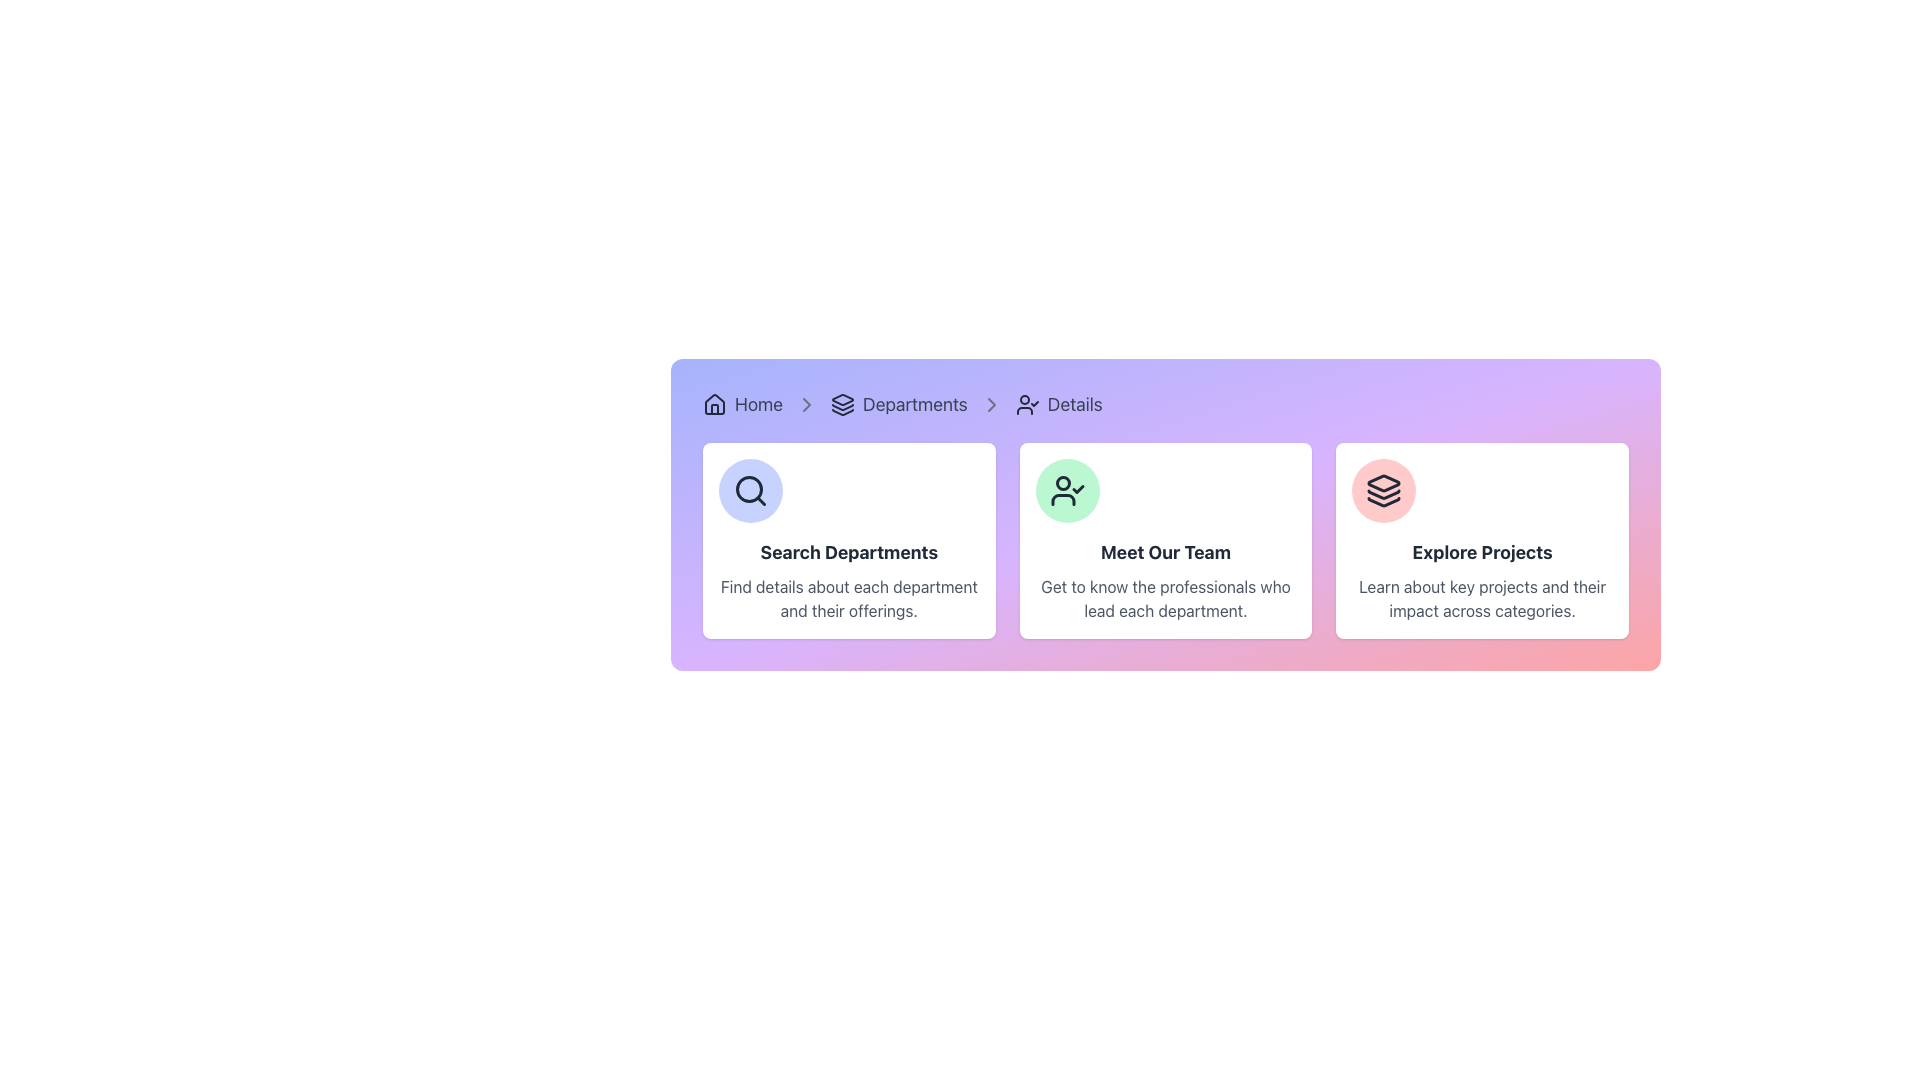  I want to click on the title or headline Text element located at the top-center of the middle card in a horizontal list of three cards, so click(1166, 552).